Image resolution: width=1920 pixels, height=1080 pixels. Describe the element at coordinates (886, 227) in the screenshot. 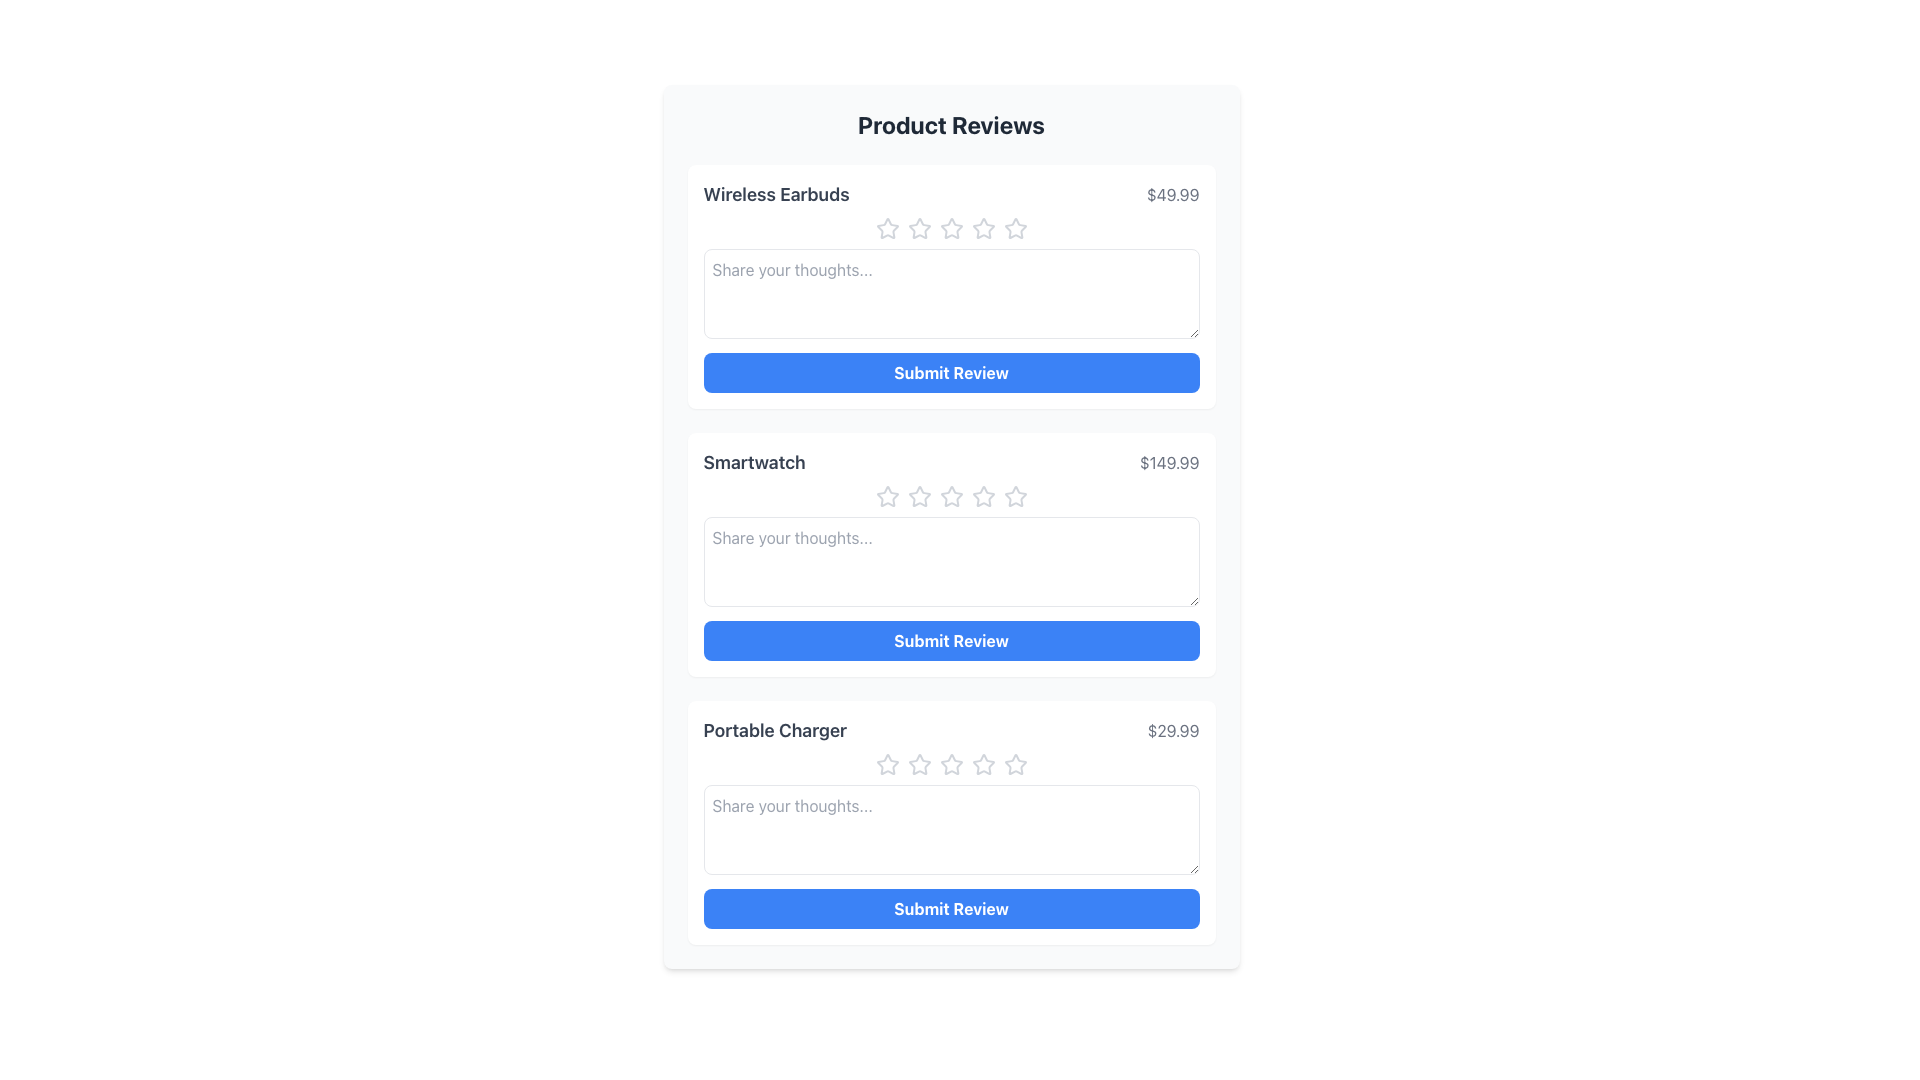

I see `the first rating star in the 'Wireless Earbuds' review section` at that location.